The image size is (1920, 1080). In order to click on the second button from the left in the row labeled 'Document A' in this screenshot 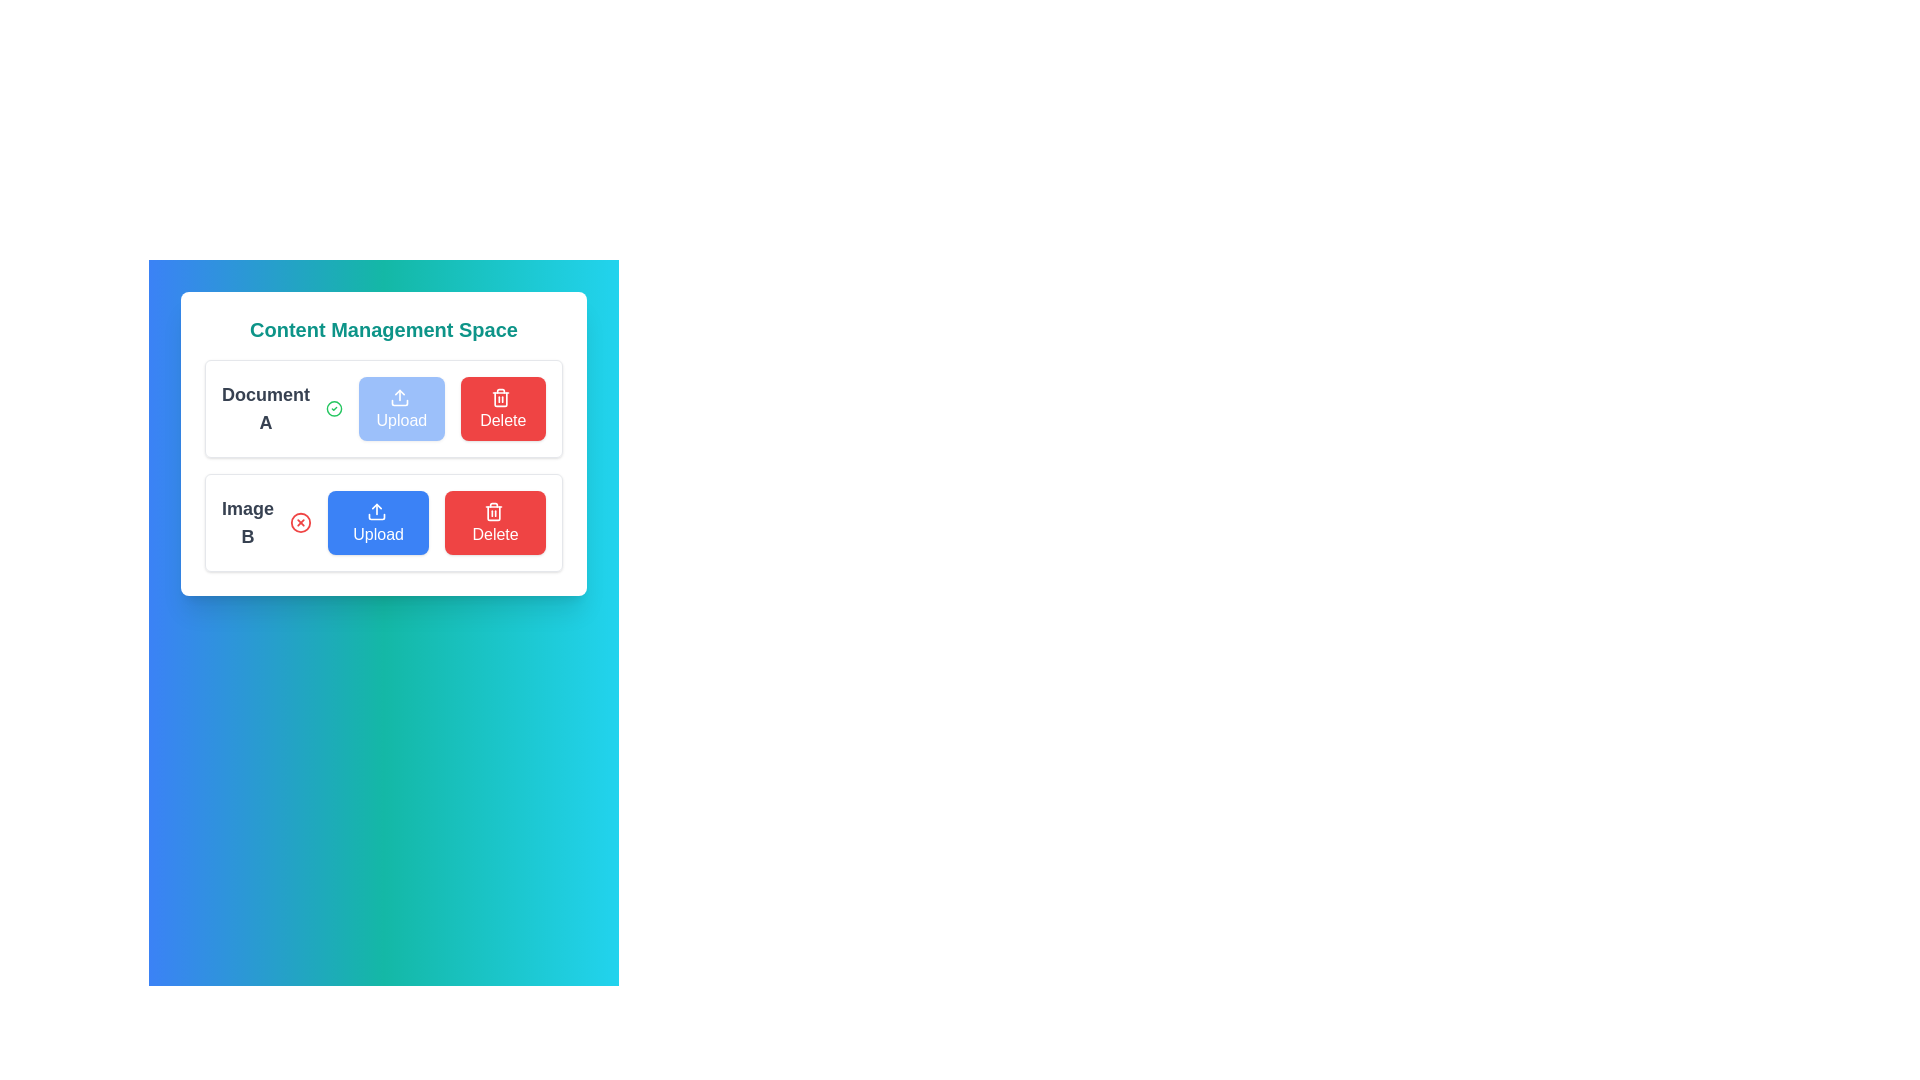, I will do `click(384, 407)`.